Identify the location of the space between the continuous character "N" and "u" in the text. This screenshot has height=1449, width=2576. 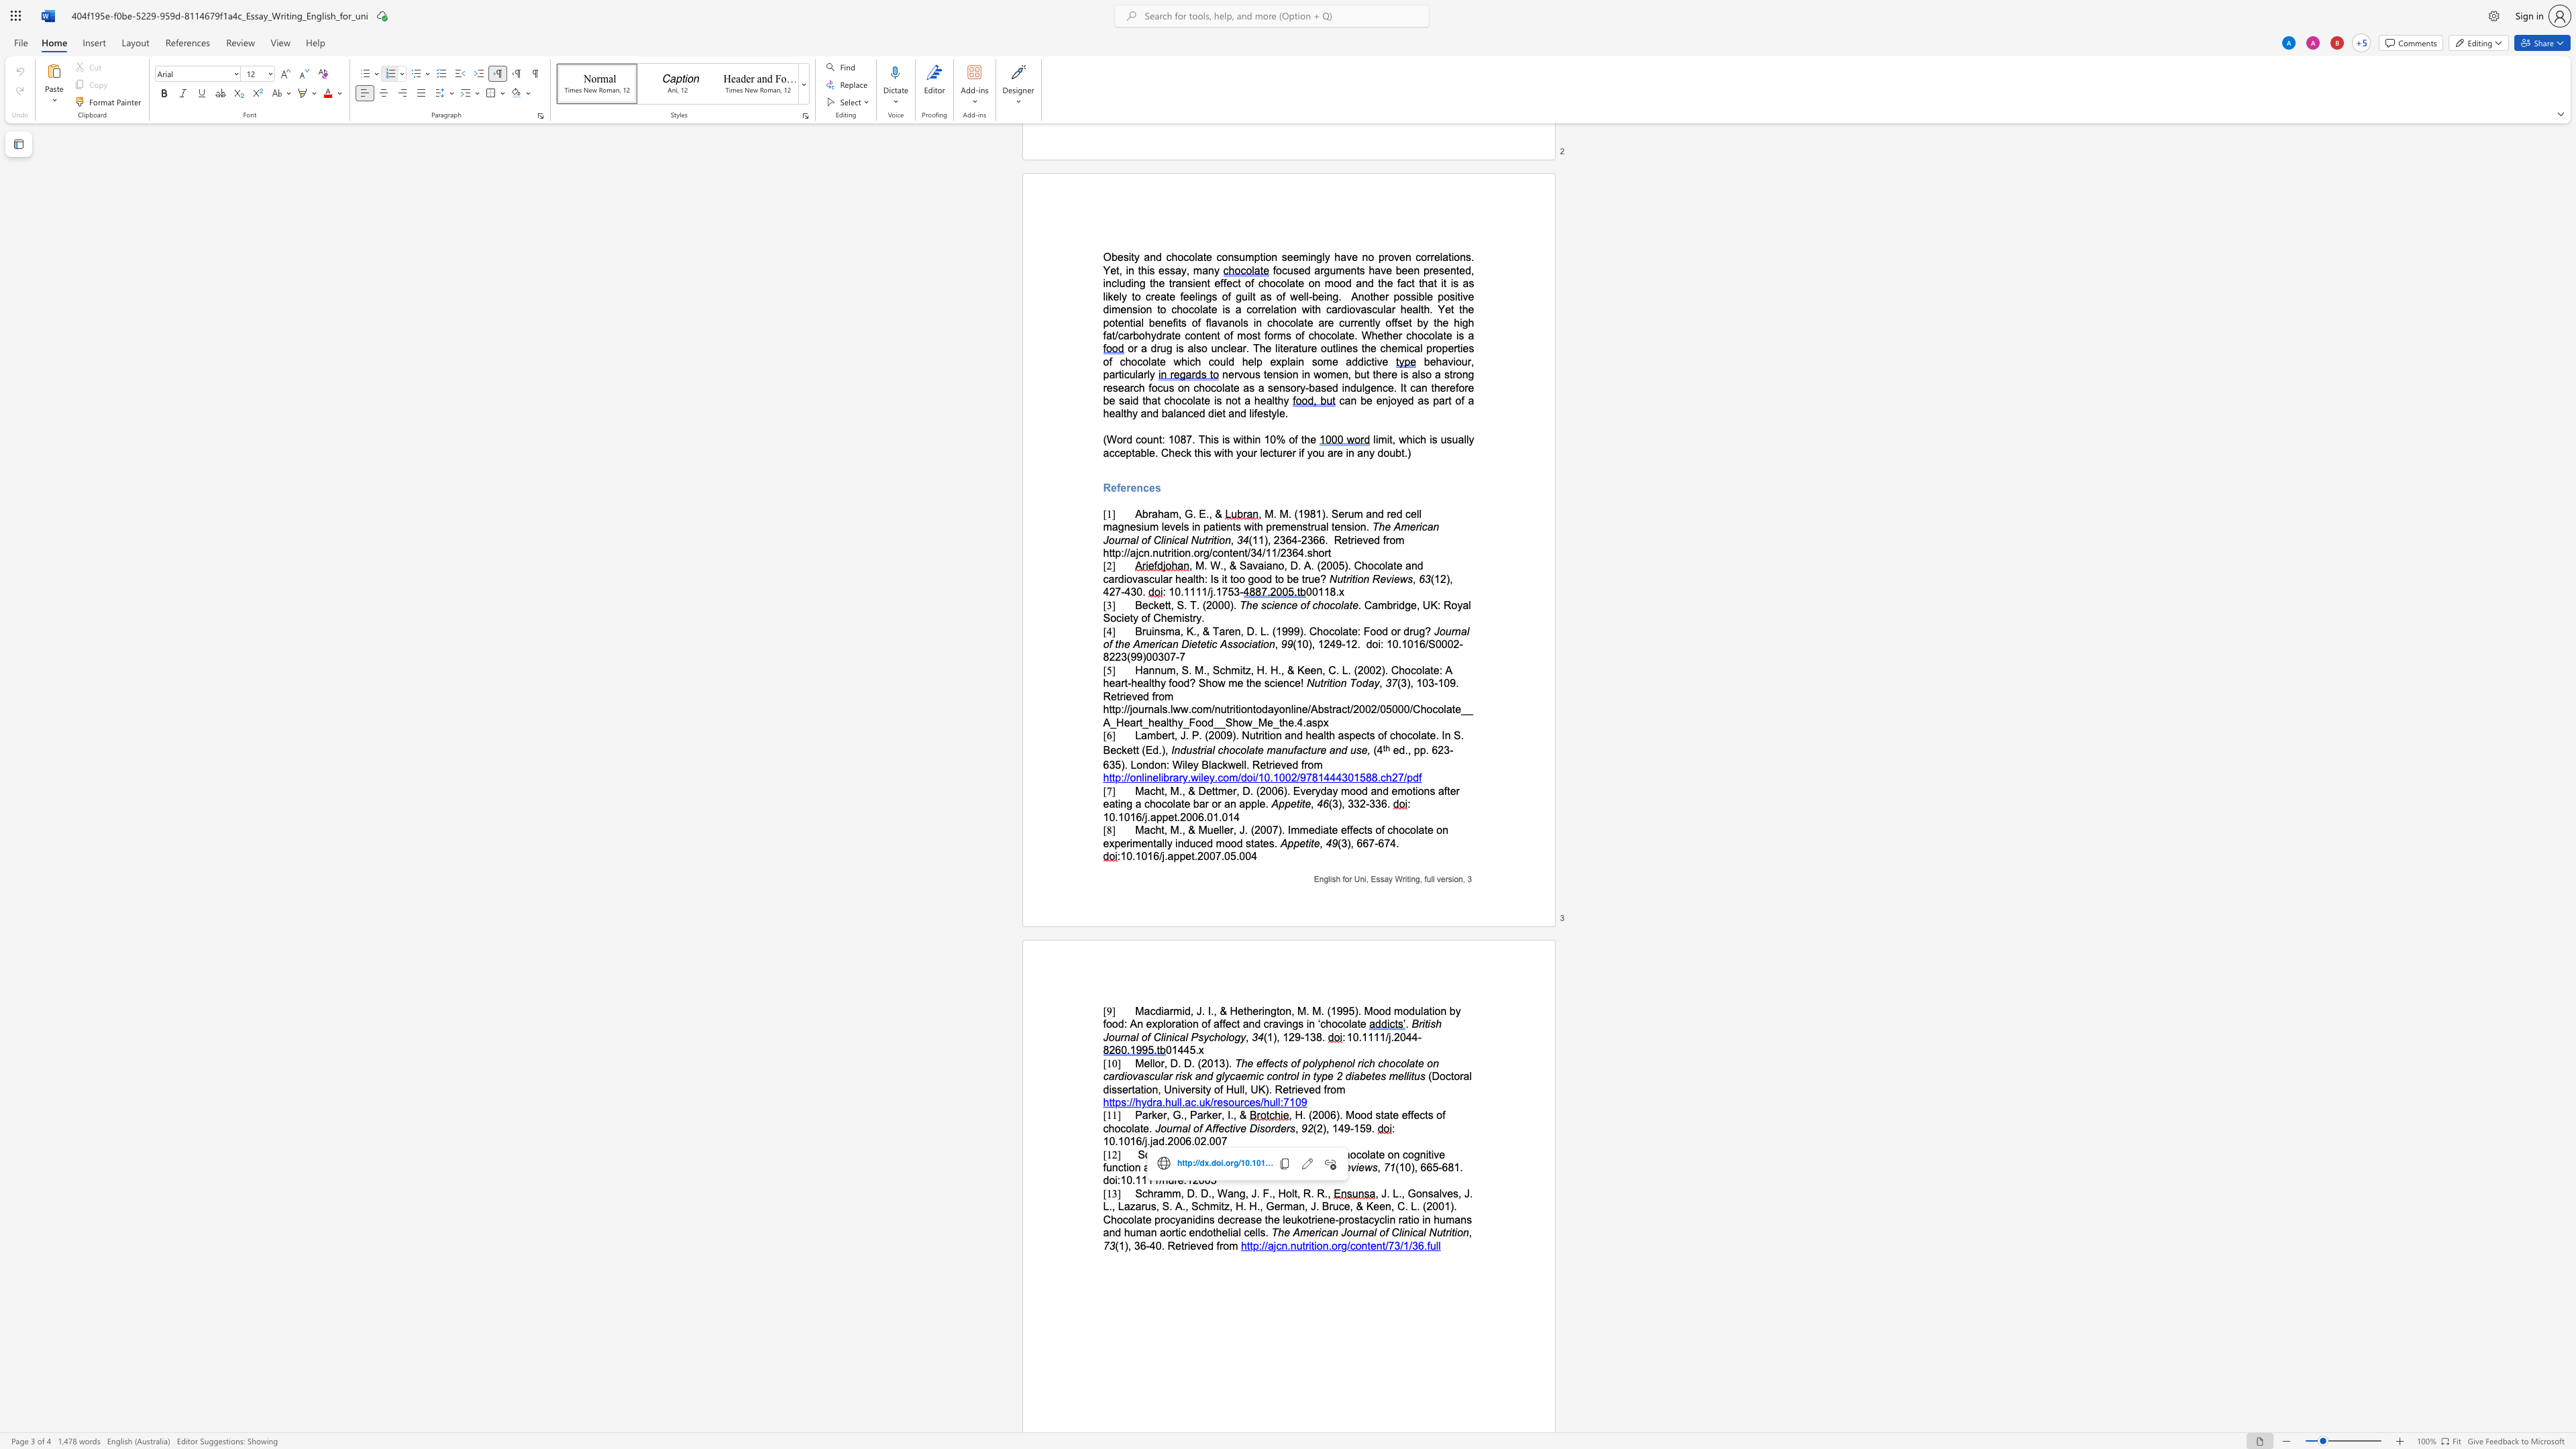
(1305, 1167).